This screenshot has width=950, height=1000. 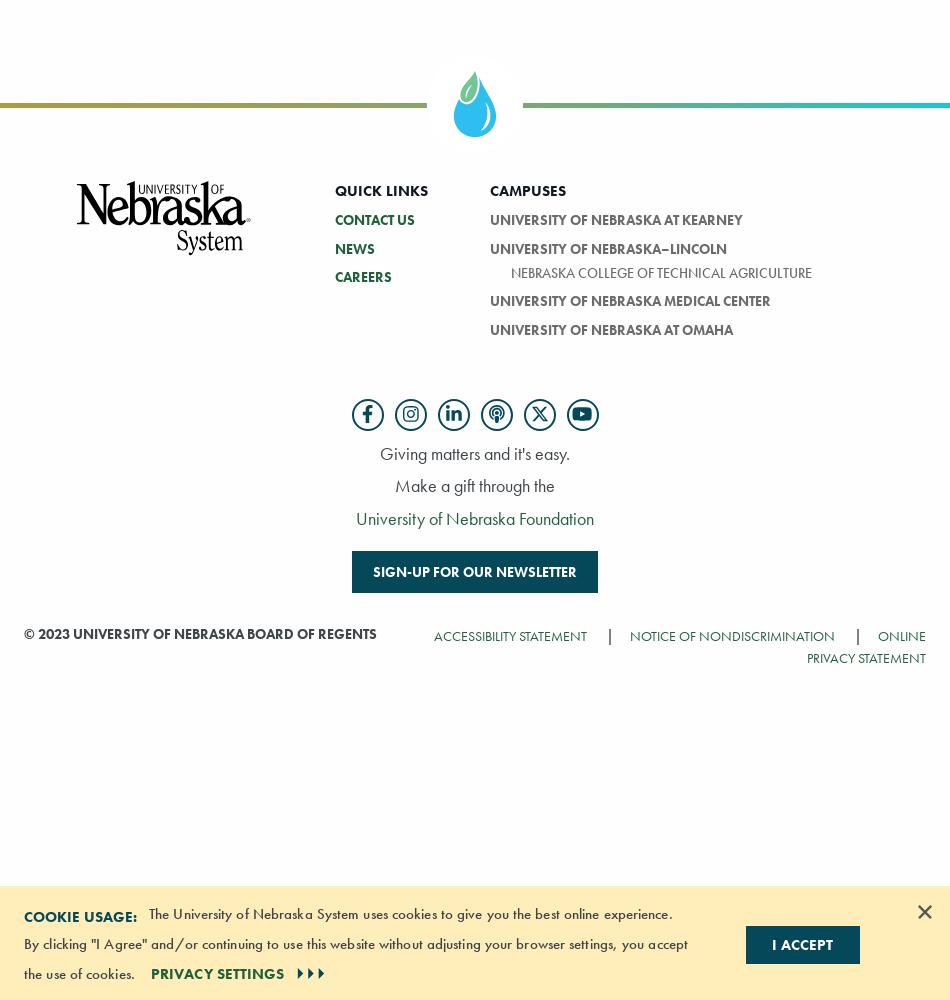 What do you see at coordinates (379, 189) in the screenshot?
I see `'Quick Links'` at bounding box center [379, 189].